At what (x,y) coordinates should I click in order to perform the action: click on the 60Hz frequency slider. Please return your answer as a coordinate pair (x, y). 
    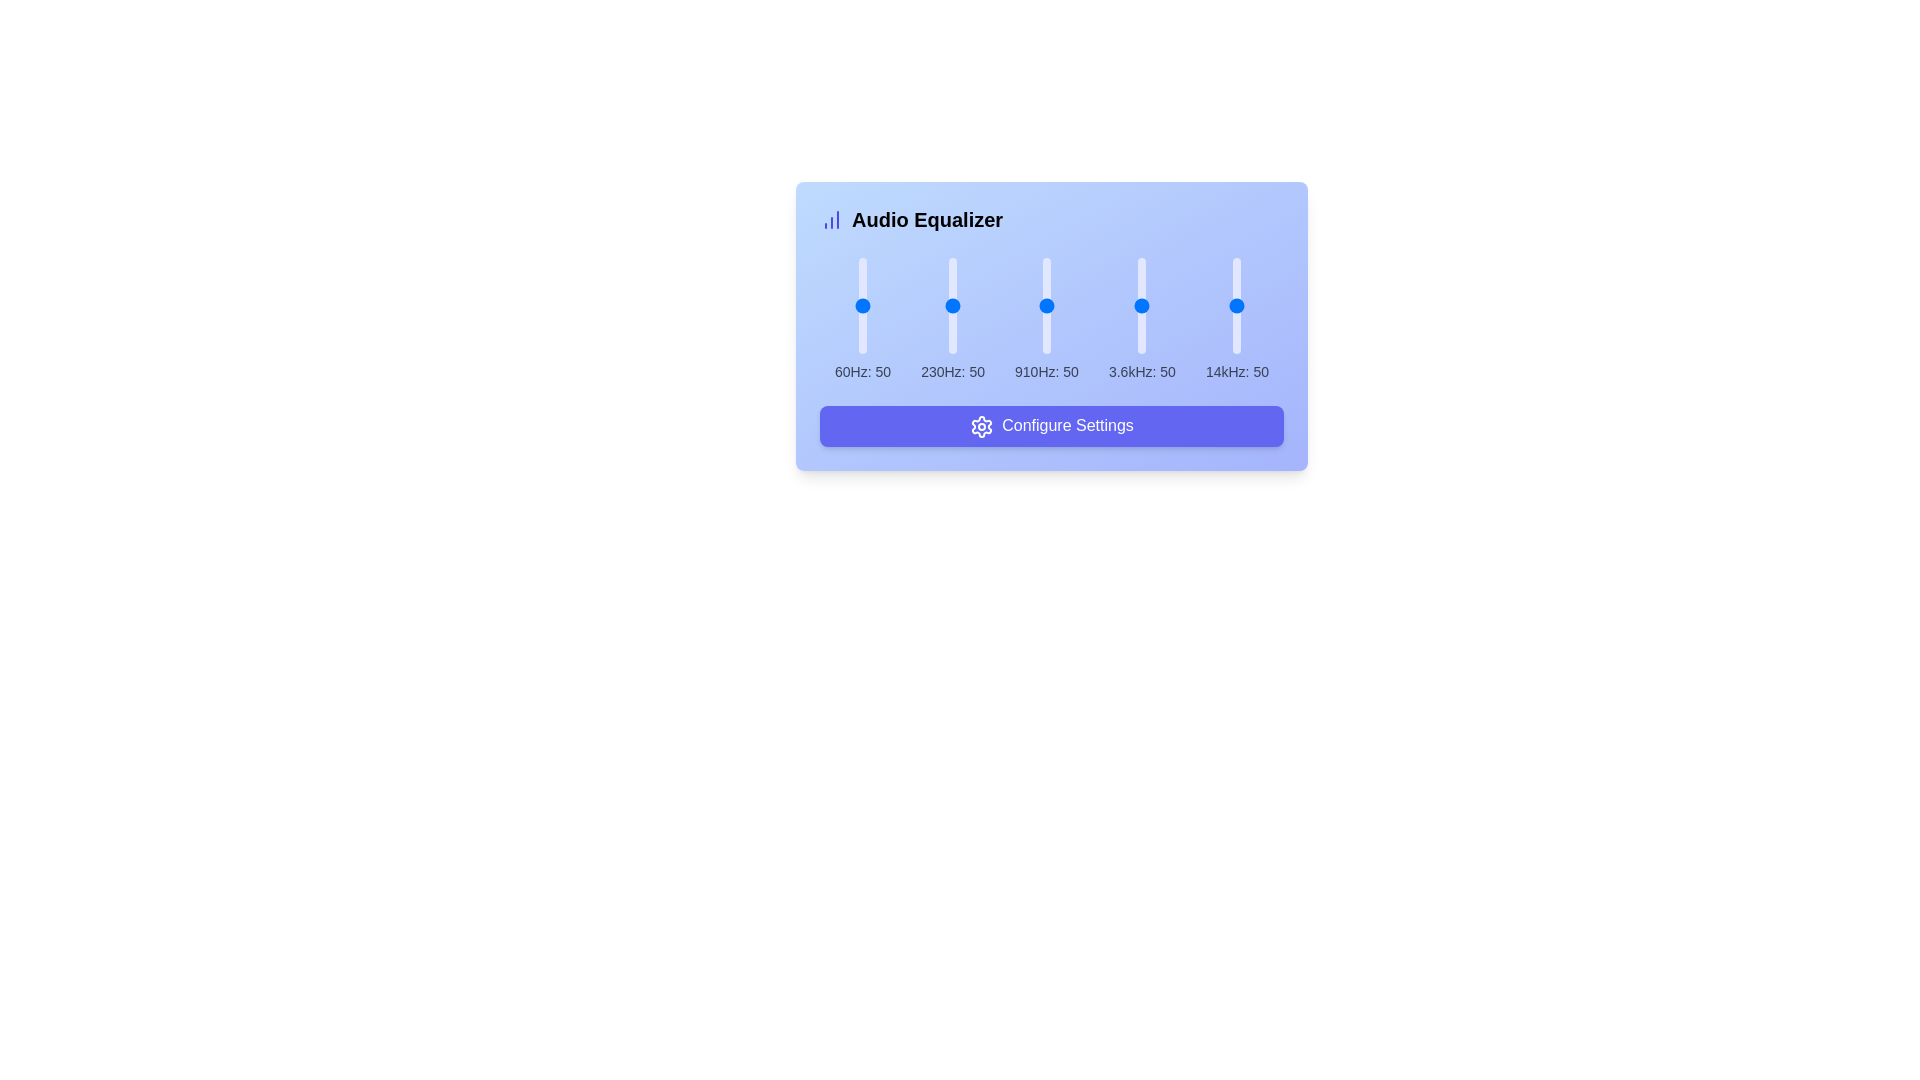
    Looking at the image, I should click on (863, 317).